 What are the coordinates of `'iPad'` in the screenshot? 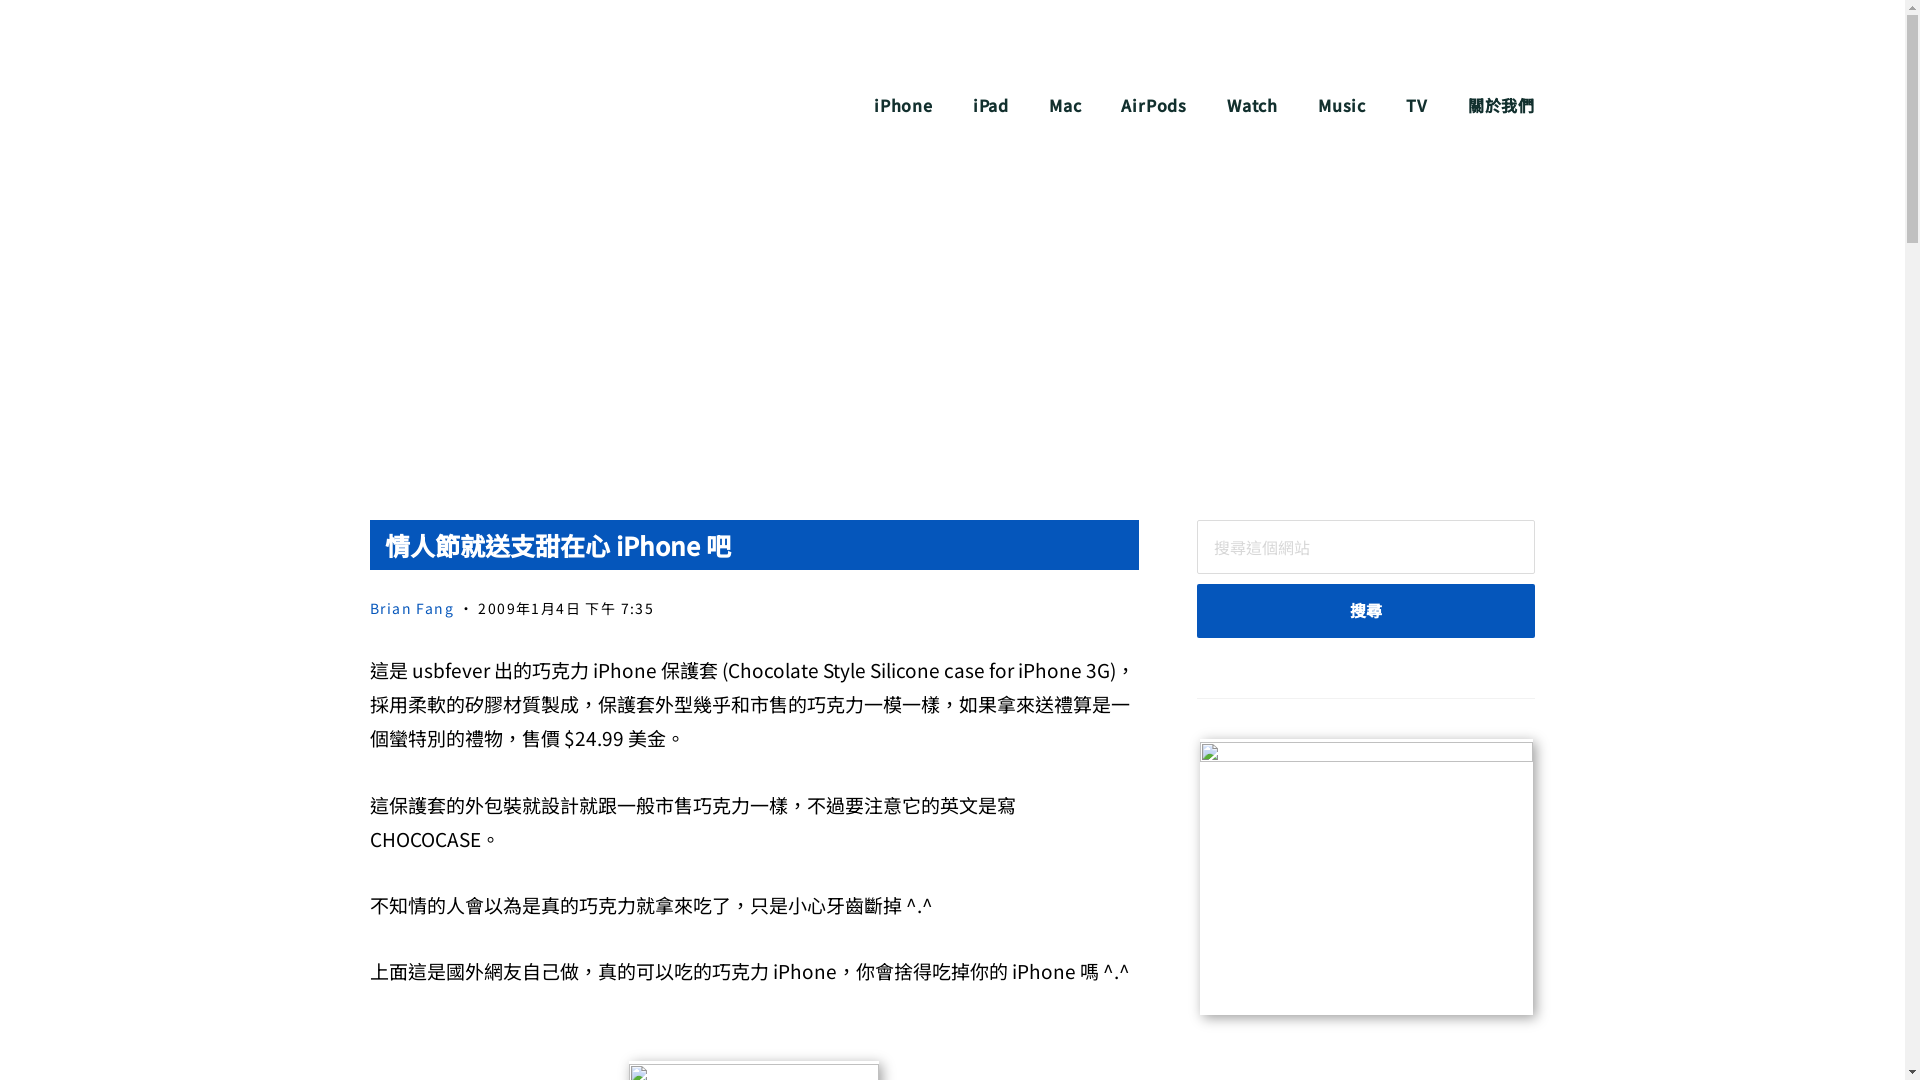 It's located at (990, 105).